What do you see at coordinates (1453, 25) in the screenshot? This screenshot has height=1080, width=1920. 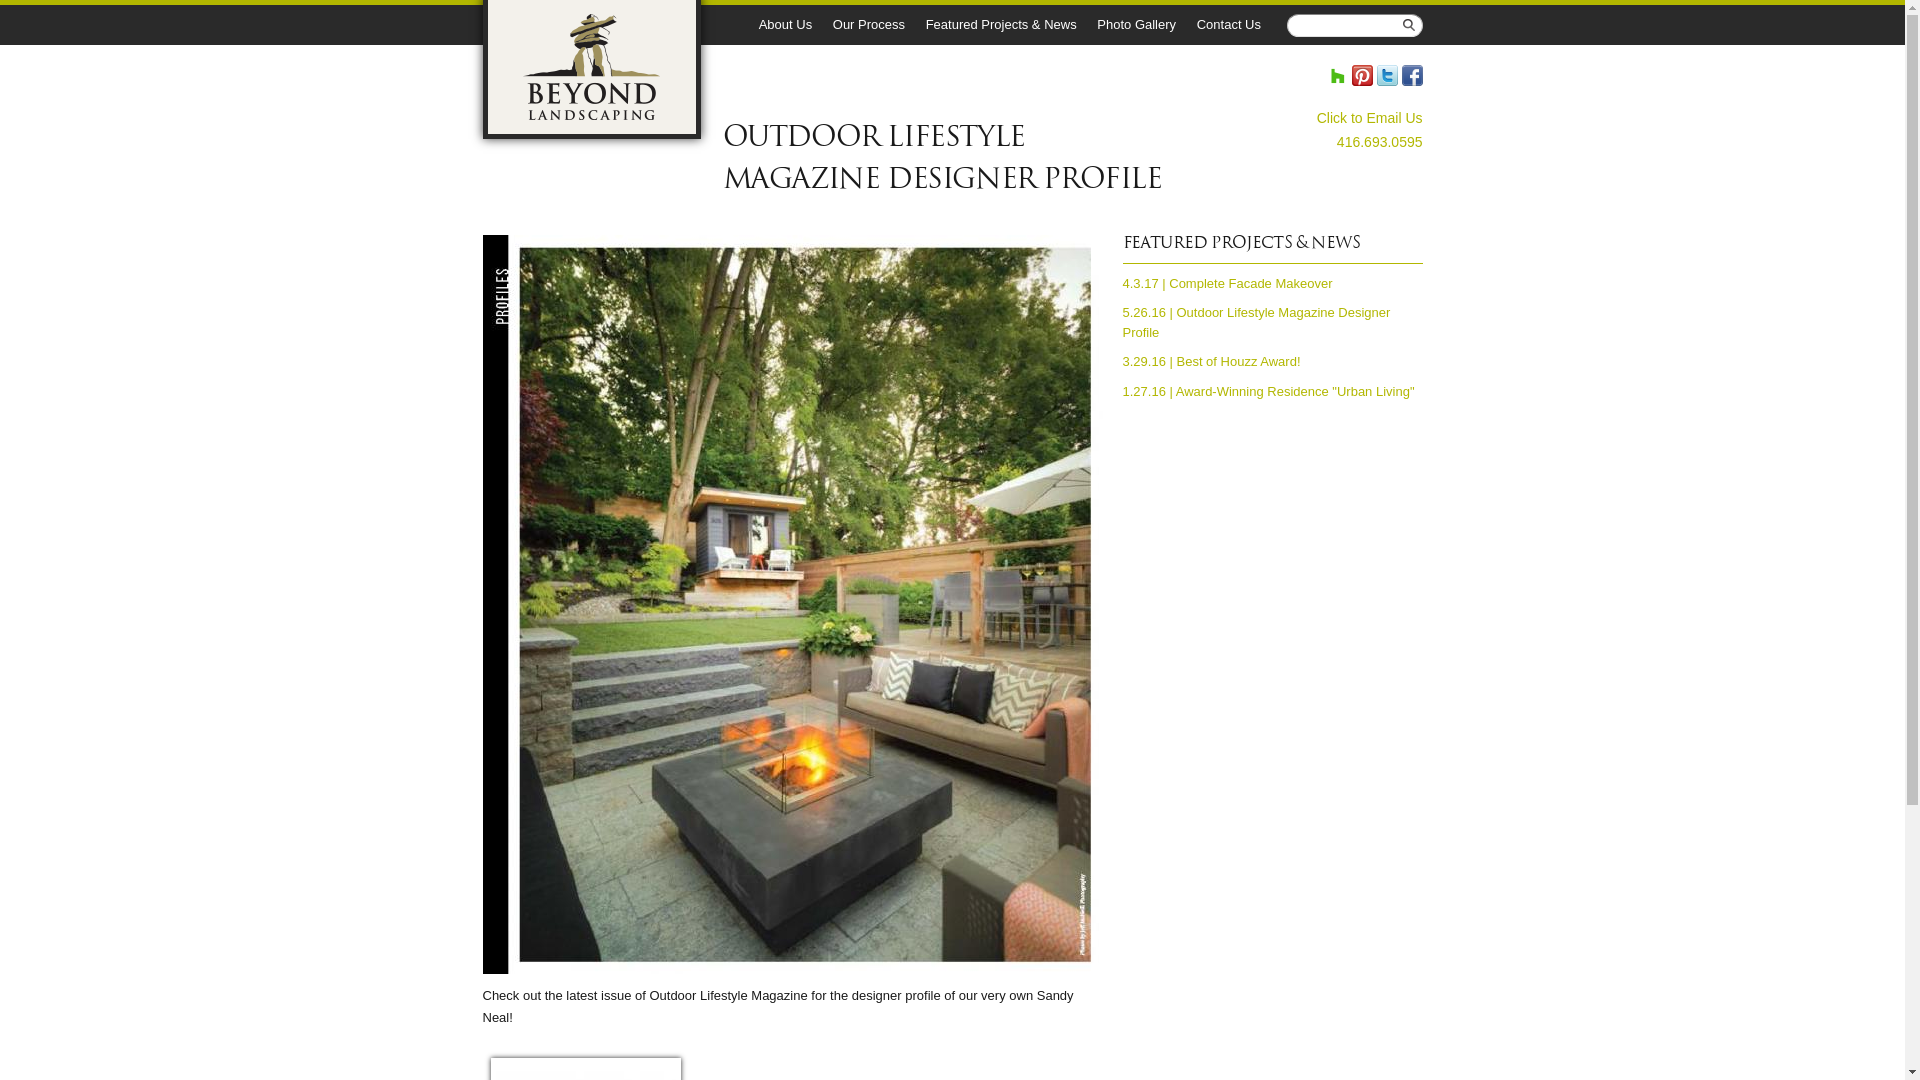 I see `'Search'` at bounding box center [1453, 25].